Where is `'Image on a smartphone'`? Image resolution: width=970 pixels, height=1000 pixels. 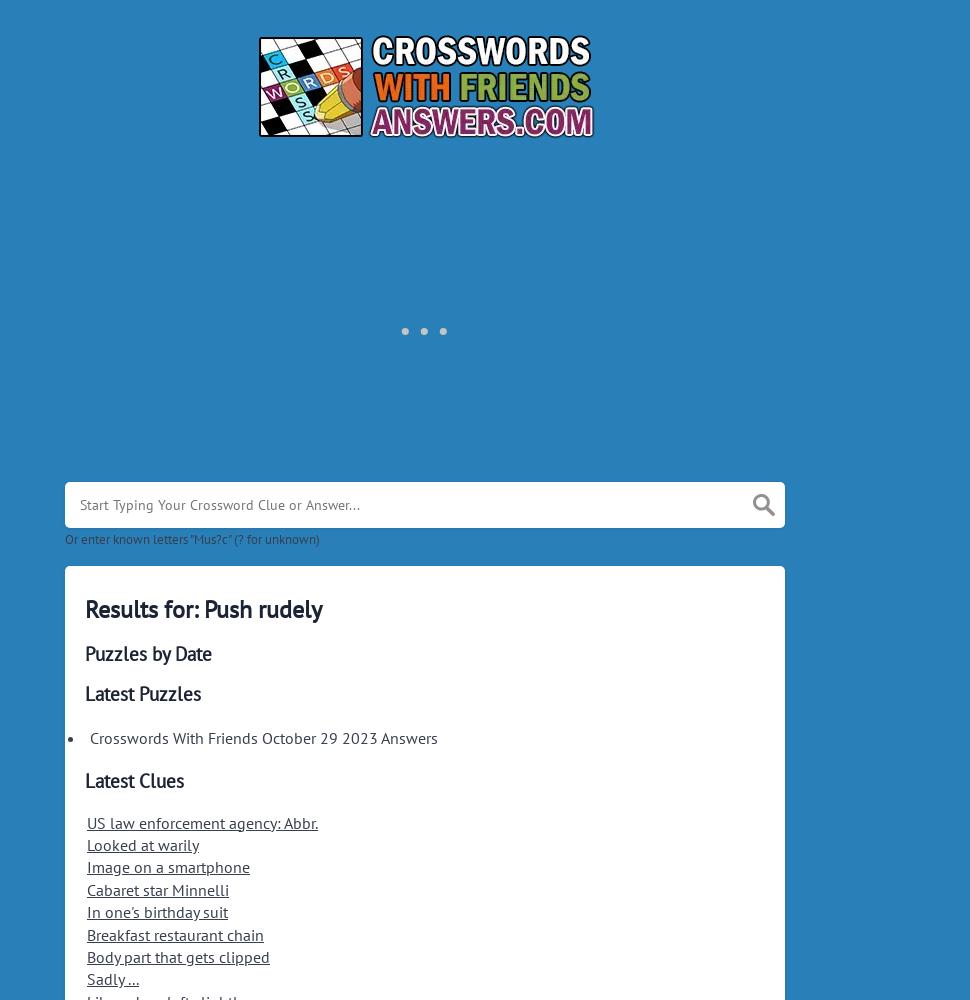
'Image on a smartphone' is located at coordinates (167, 866).